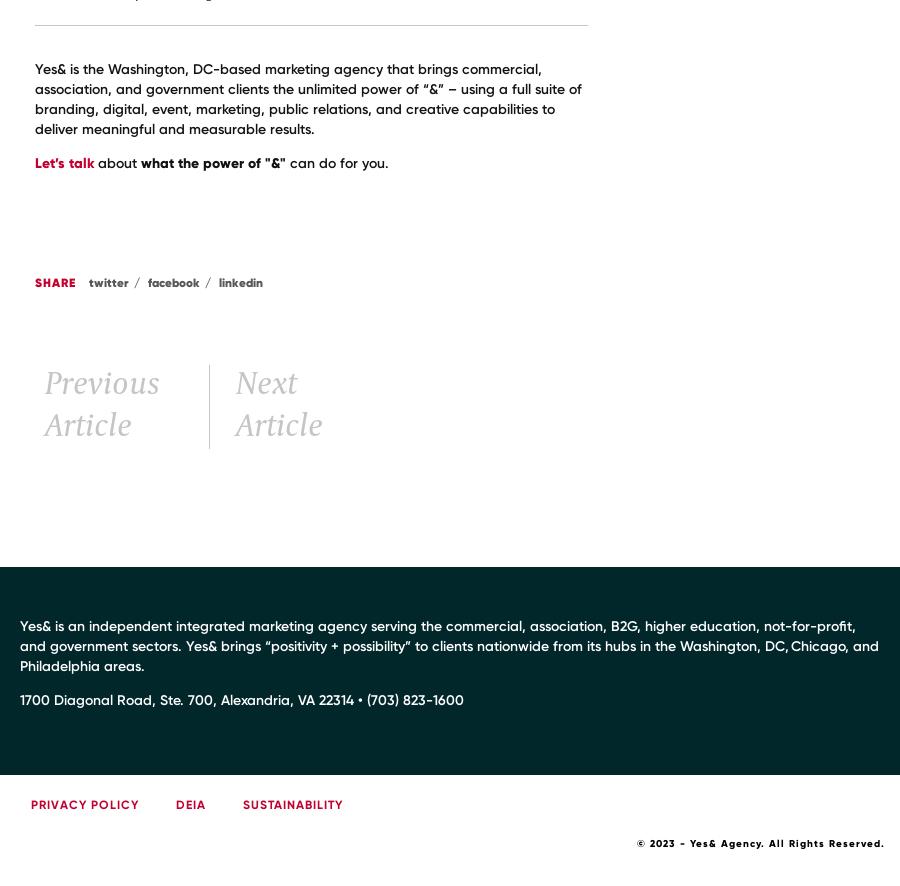  Describe the element at coordinates (241, 699) in the screenshot. I see `'1700 Diagonal Road, Ste. 700, Alexandria, VA 22314 • (703) 823-1600'` at that location.